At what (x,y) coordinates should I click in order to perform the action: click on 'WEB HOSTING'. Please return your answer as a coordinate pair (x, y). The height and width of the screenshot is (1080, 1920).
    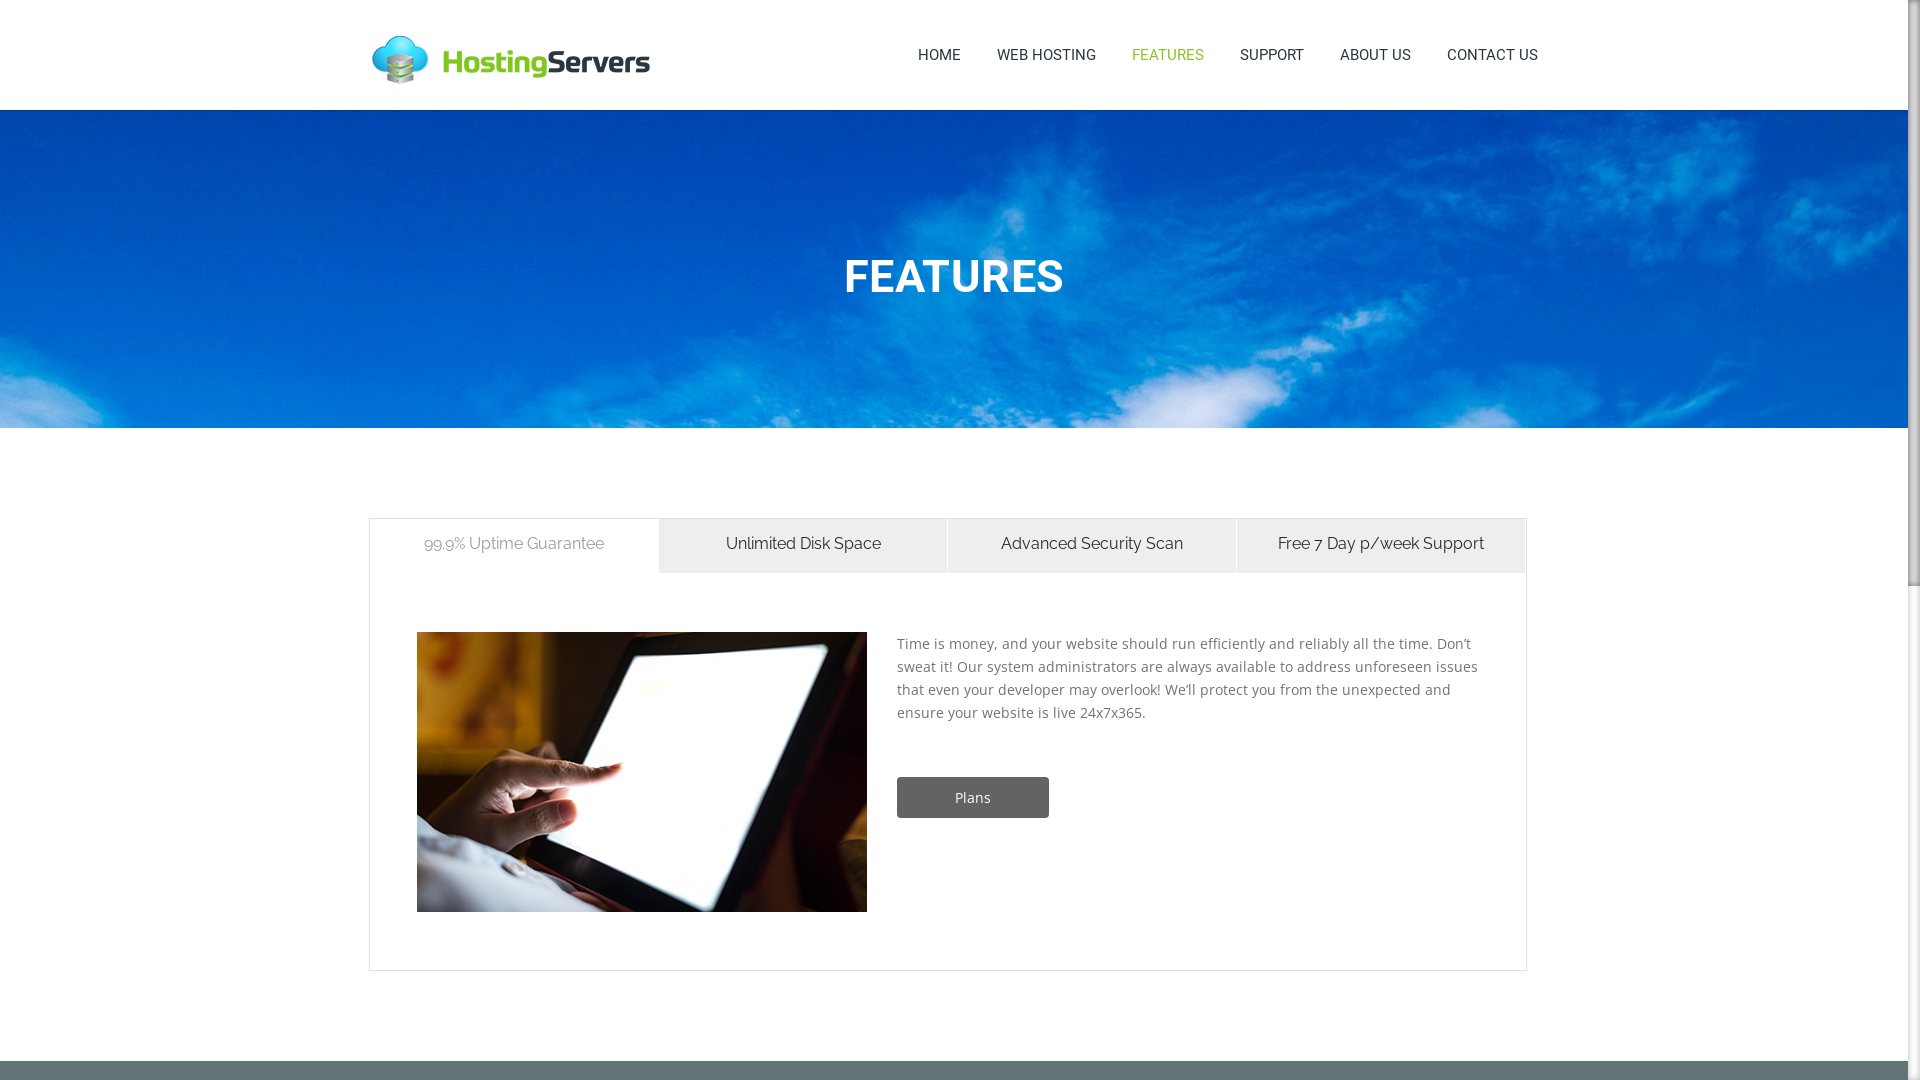
    Looking at the image, I should click on (1045, 54).